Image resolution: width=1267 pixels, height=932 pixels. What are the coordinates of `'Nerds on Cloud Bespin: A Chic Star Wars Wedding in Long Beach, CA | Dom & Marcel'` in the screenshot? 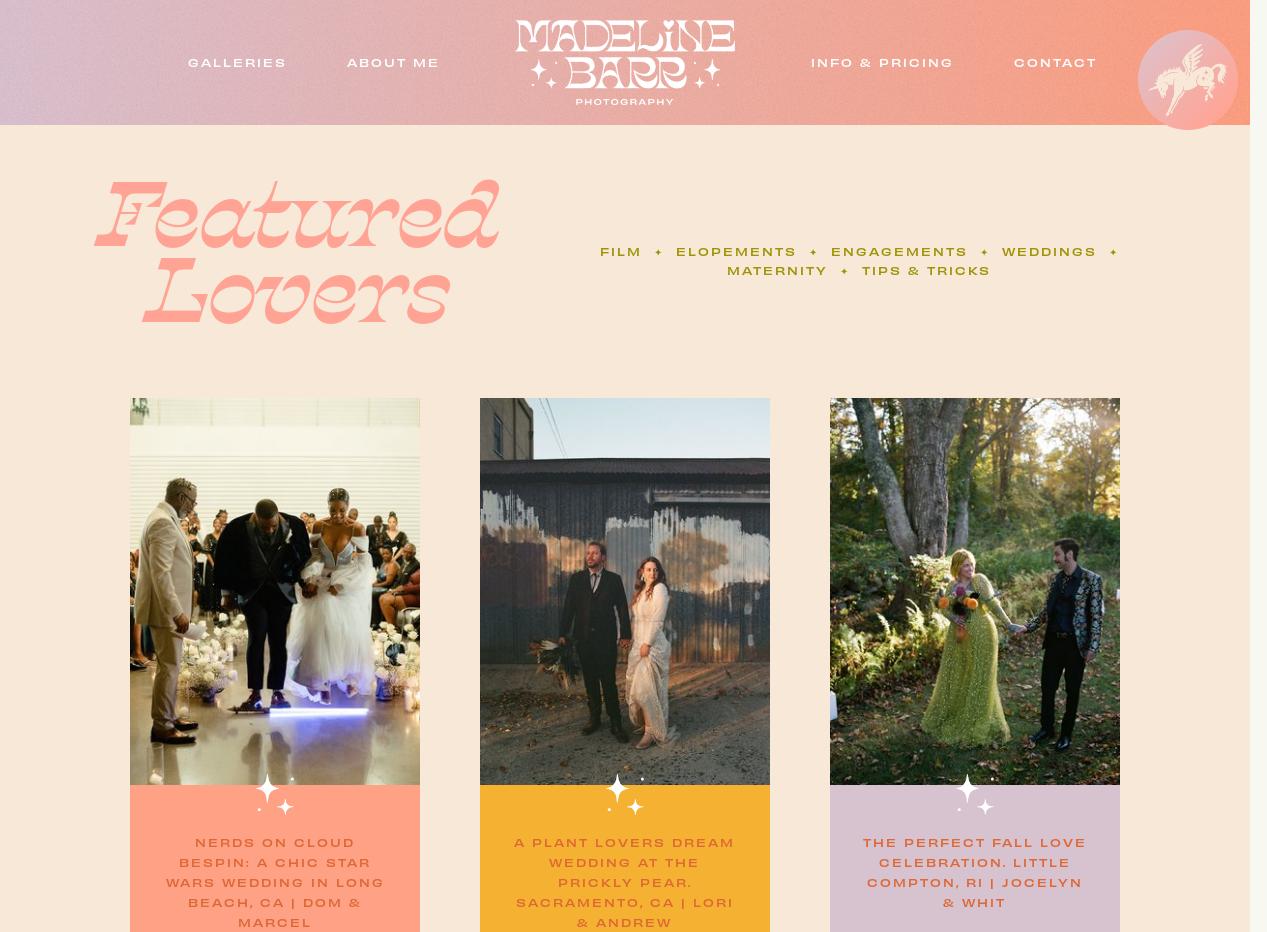 It's located at (274, 882).